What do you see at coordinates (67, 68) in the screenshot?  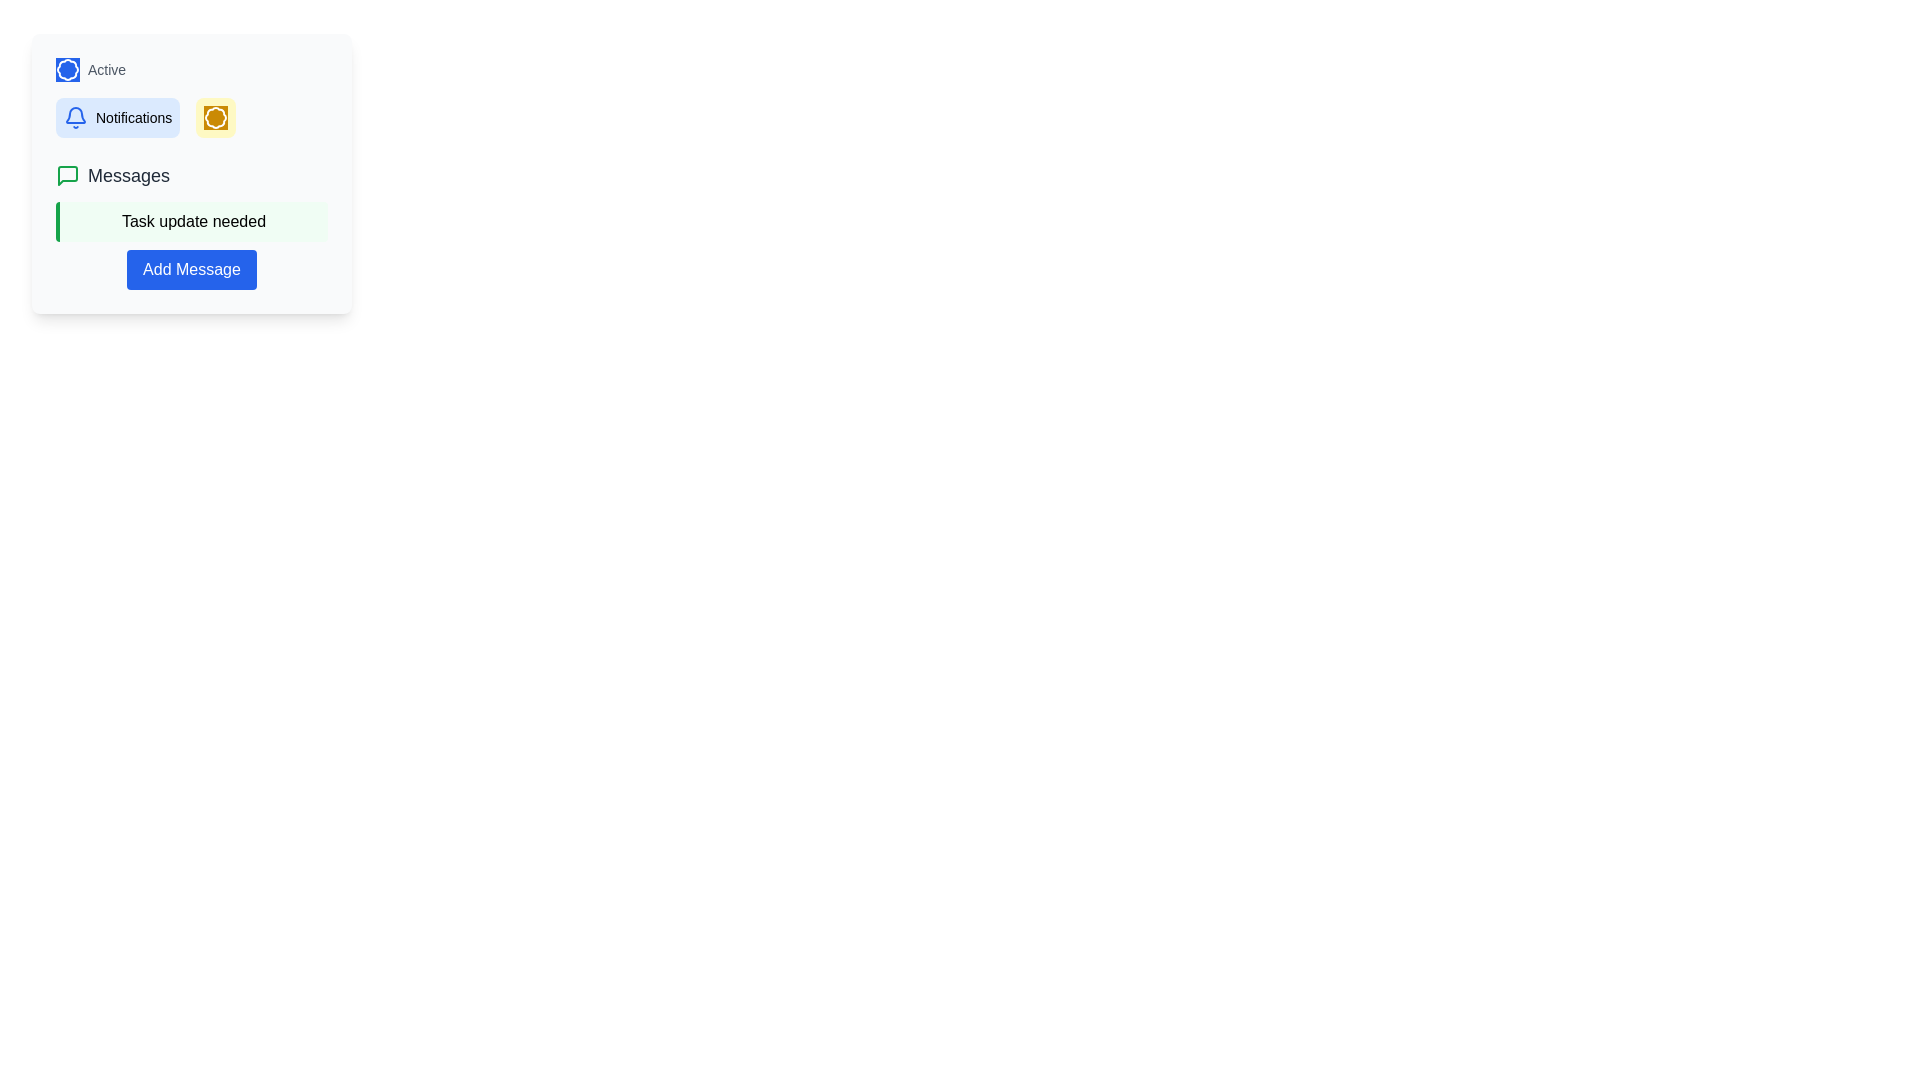 I see `the blue scalloped circular badge icon located at the top left of the 'Active' section` at bounding box center [67, 68].